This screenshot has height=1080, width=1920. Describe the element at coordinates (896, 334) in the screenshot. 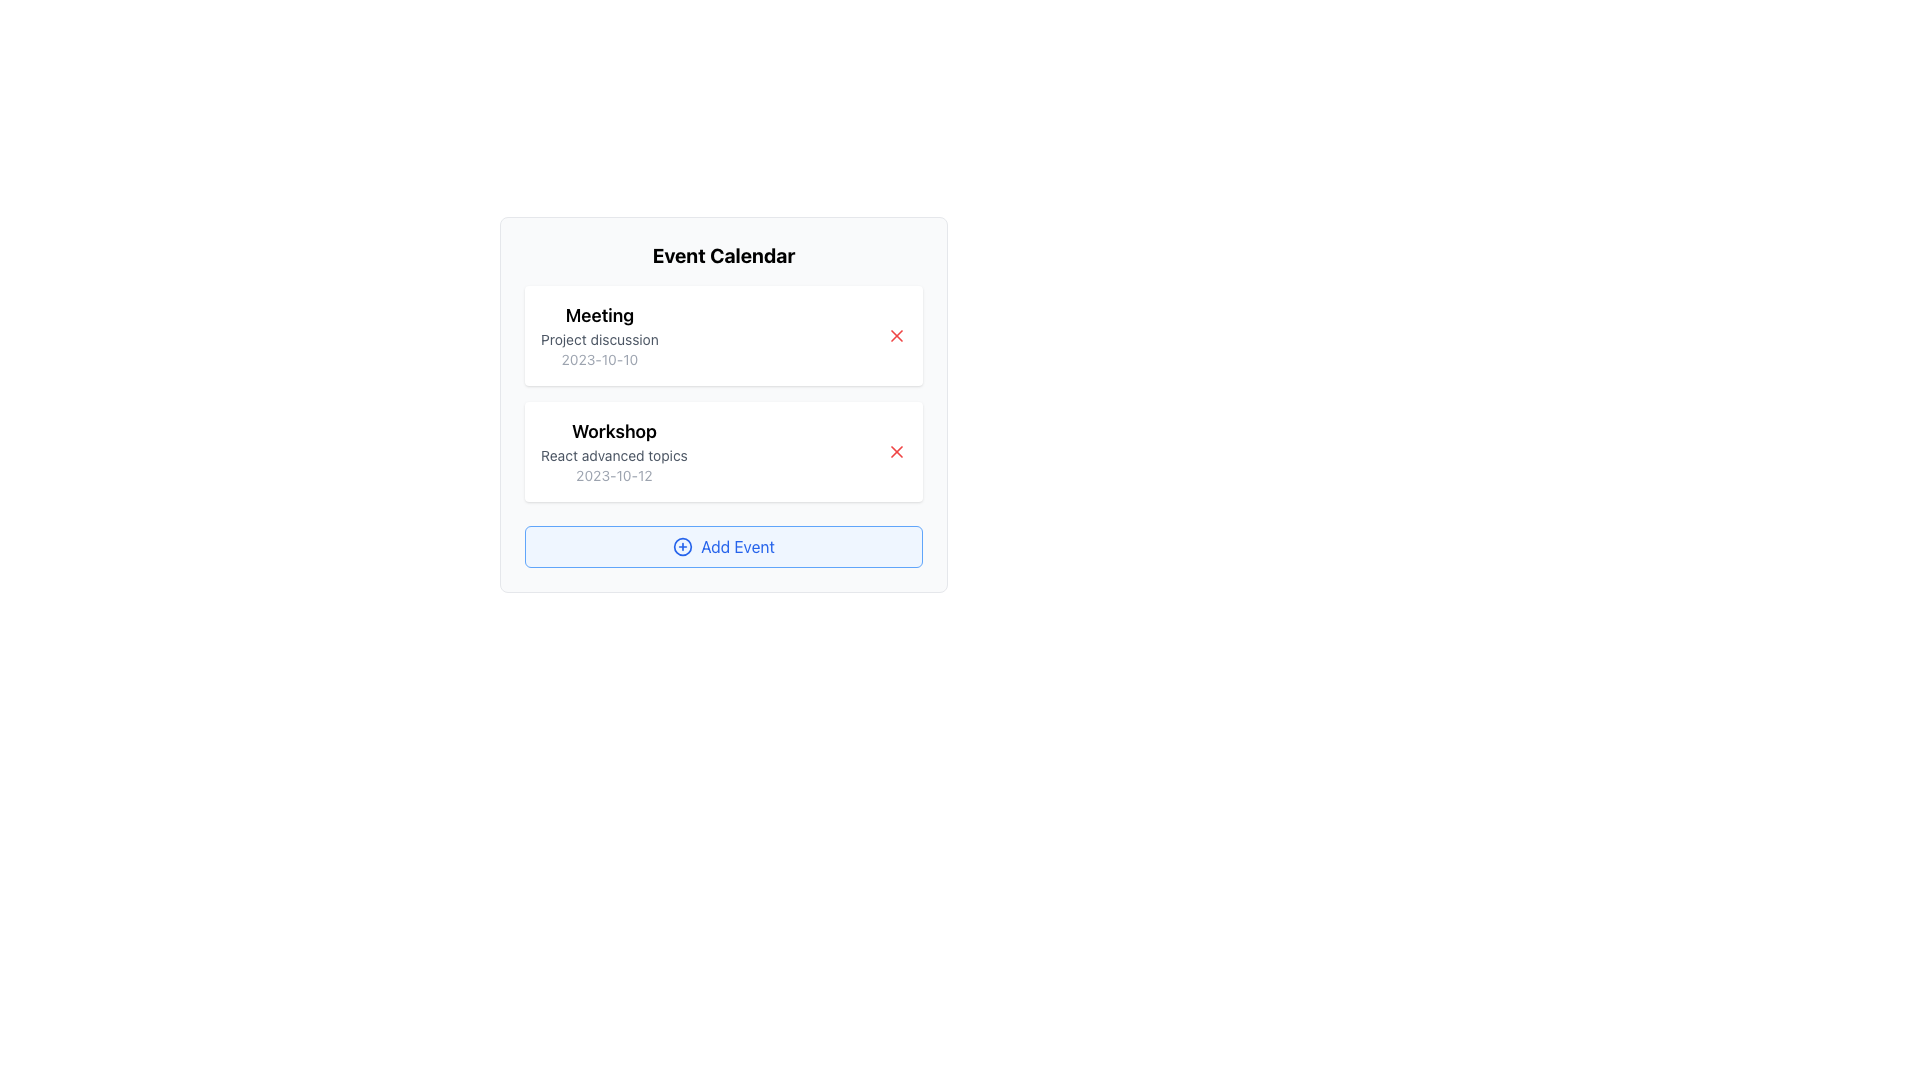

I see `the delete icon located in the 'Meeting' section of the Event Calendar interface` at that location.